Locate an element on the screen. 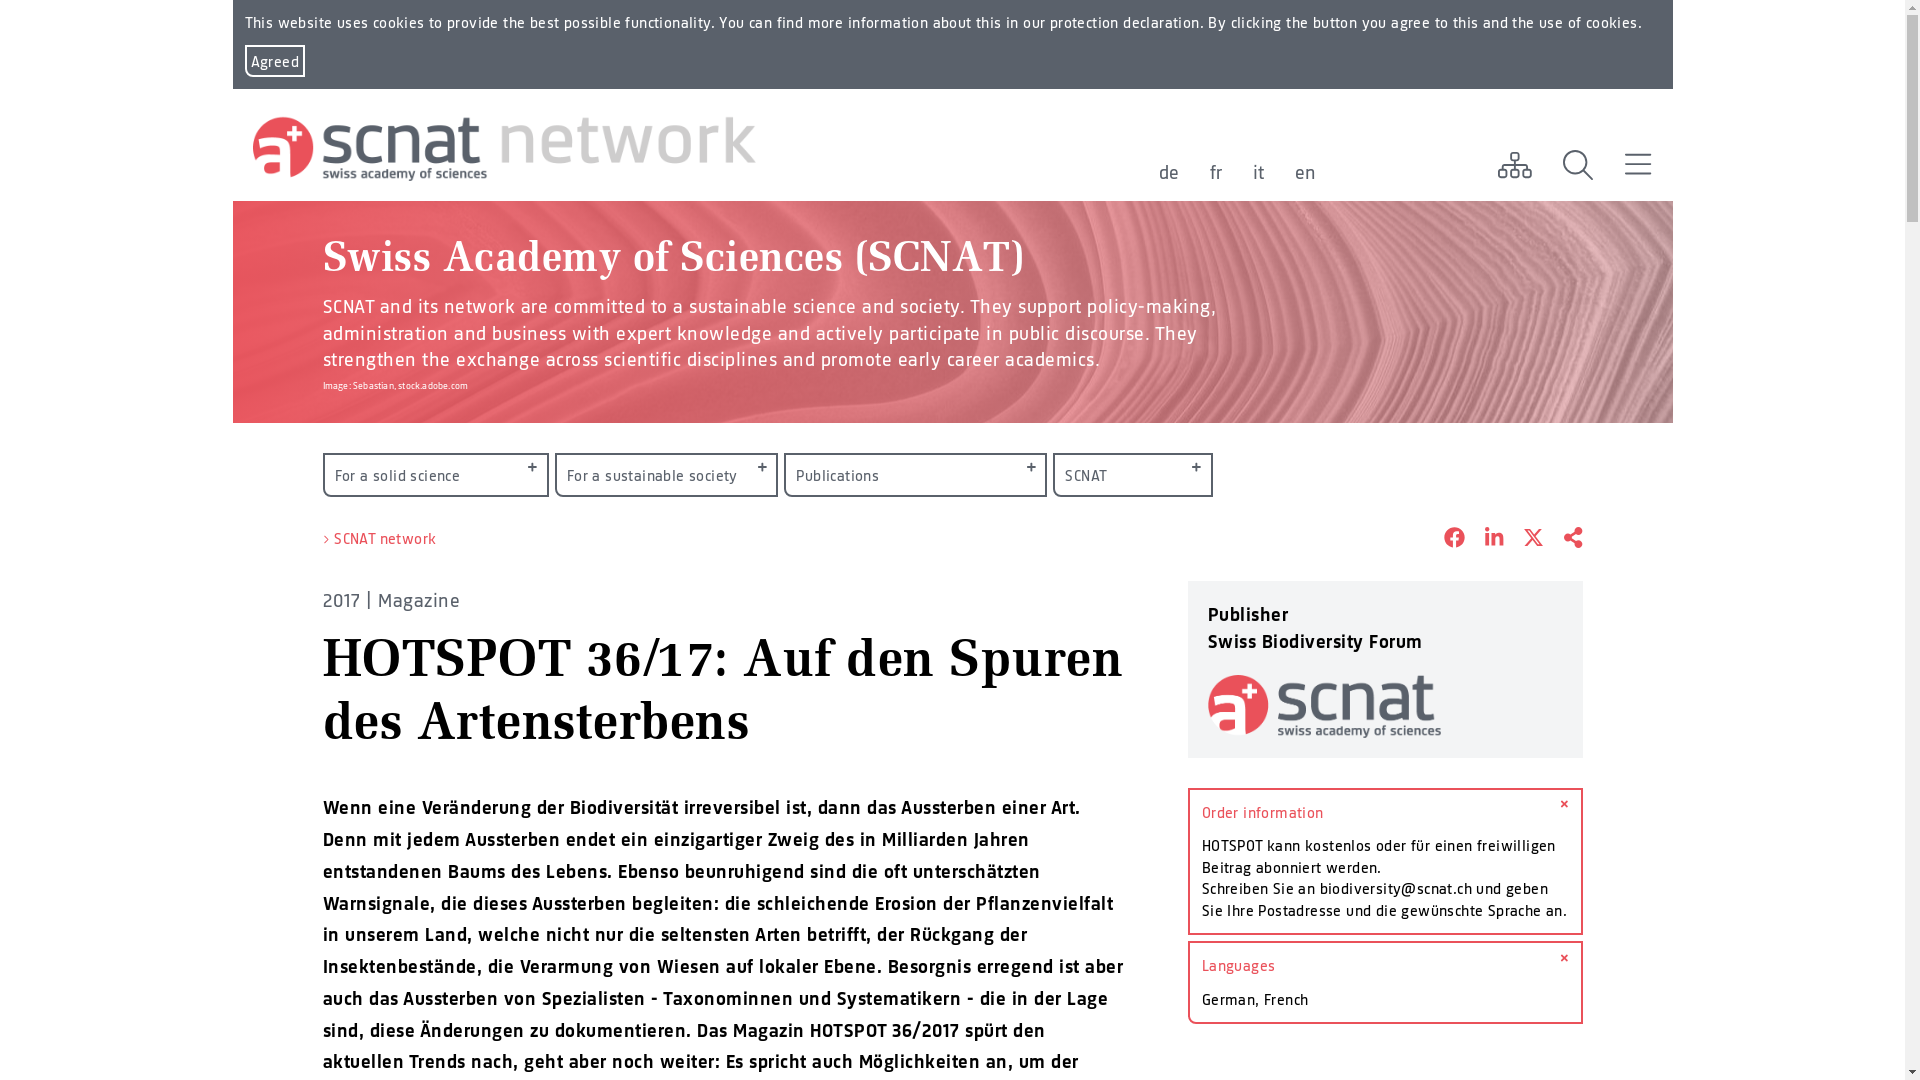 Image resolution: width=1920 pixels, height=1080 pixels. 'Network' is located at coordinates (1513, 164).